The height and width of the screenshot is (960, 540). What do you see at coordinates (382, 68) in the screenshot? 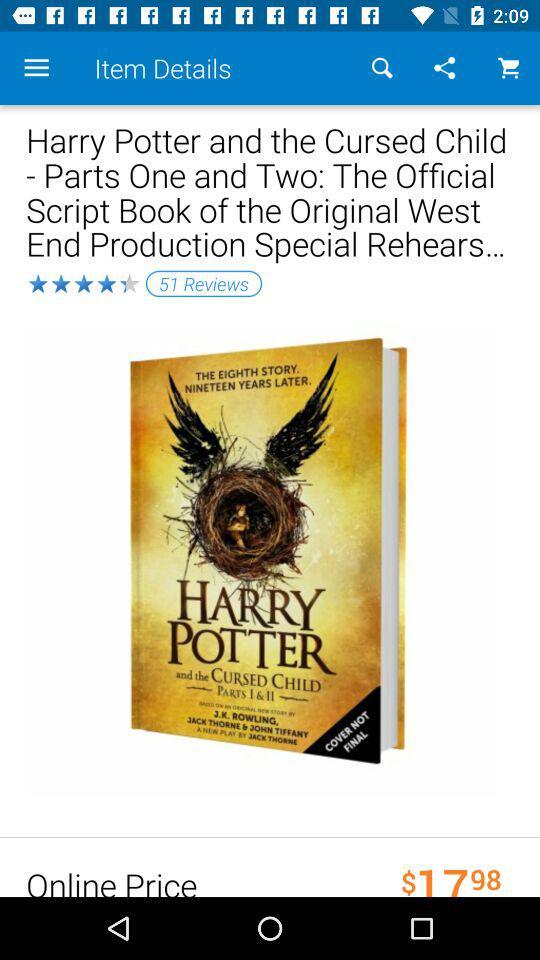
I see `item to the right of the item details` at bounding box center [382, 68].